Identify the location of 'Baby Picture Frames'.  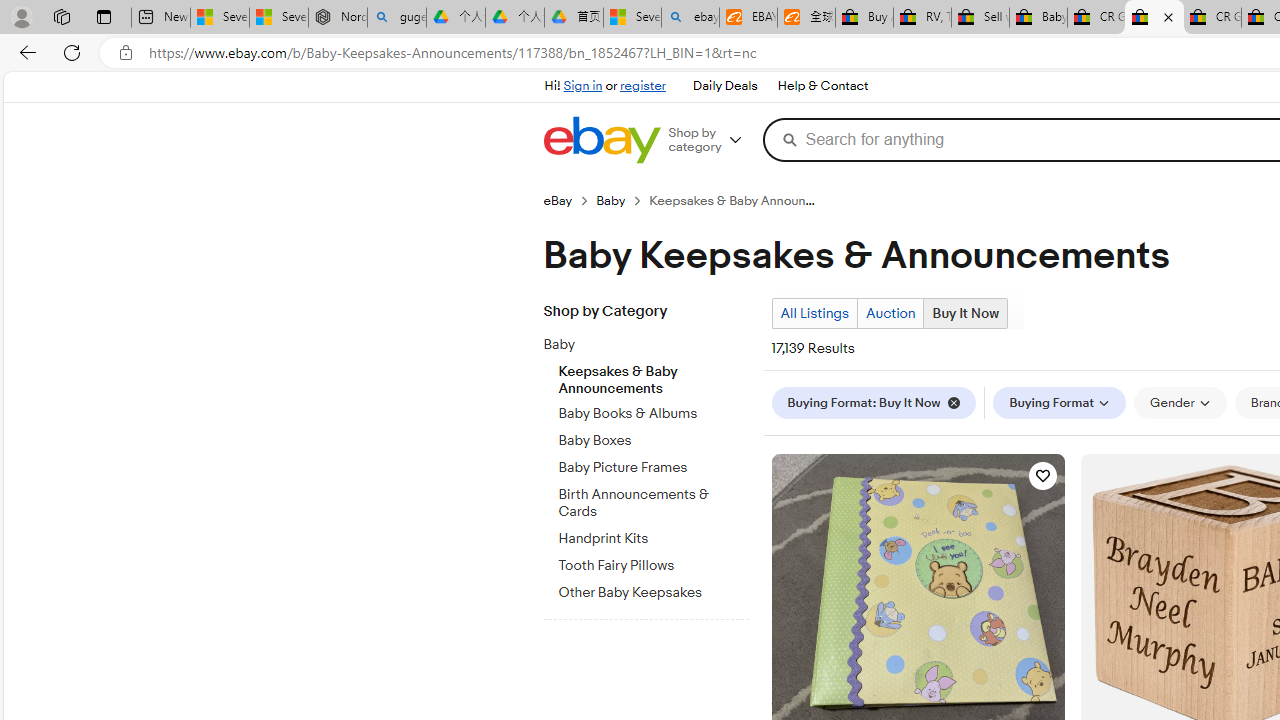
(653, 464).